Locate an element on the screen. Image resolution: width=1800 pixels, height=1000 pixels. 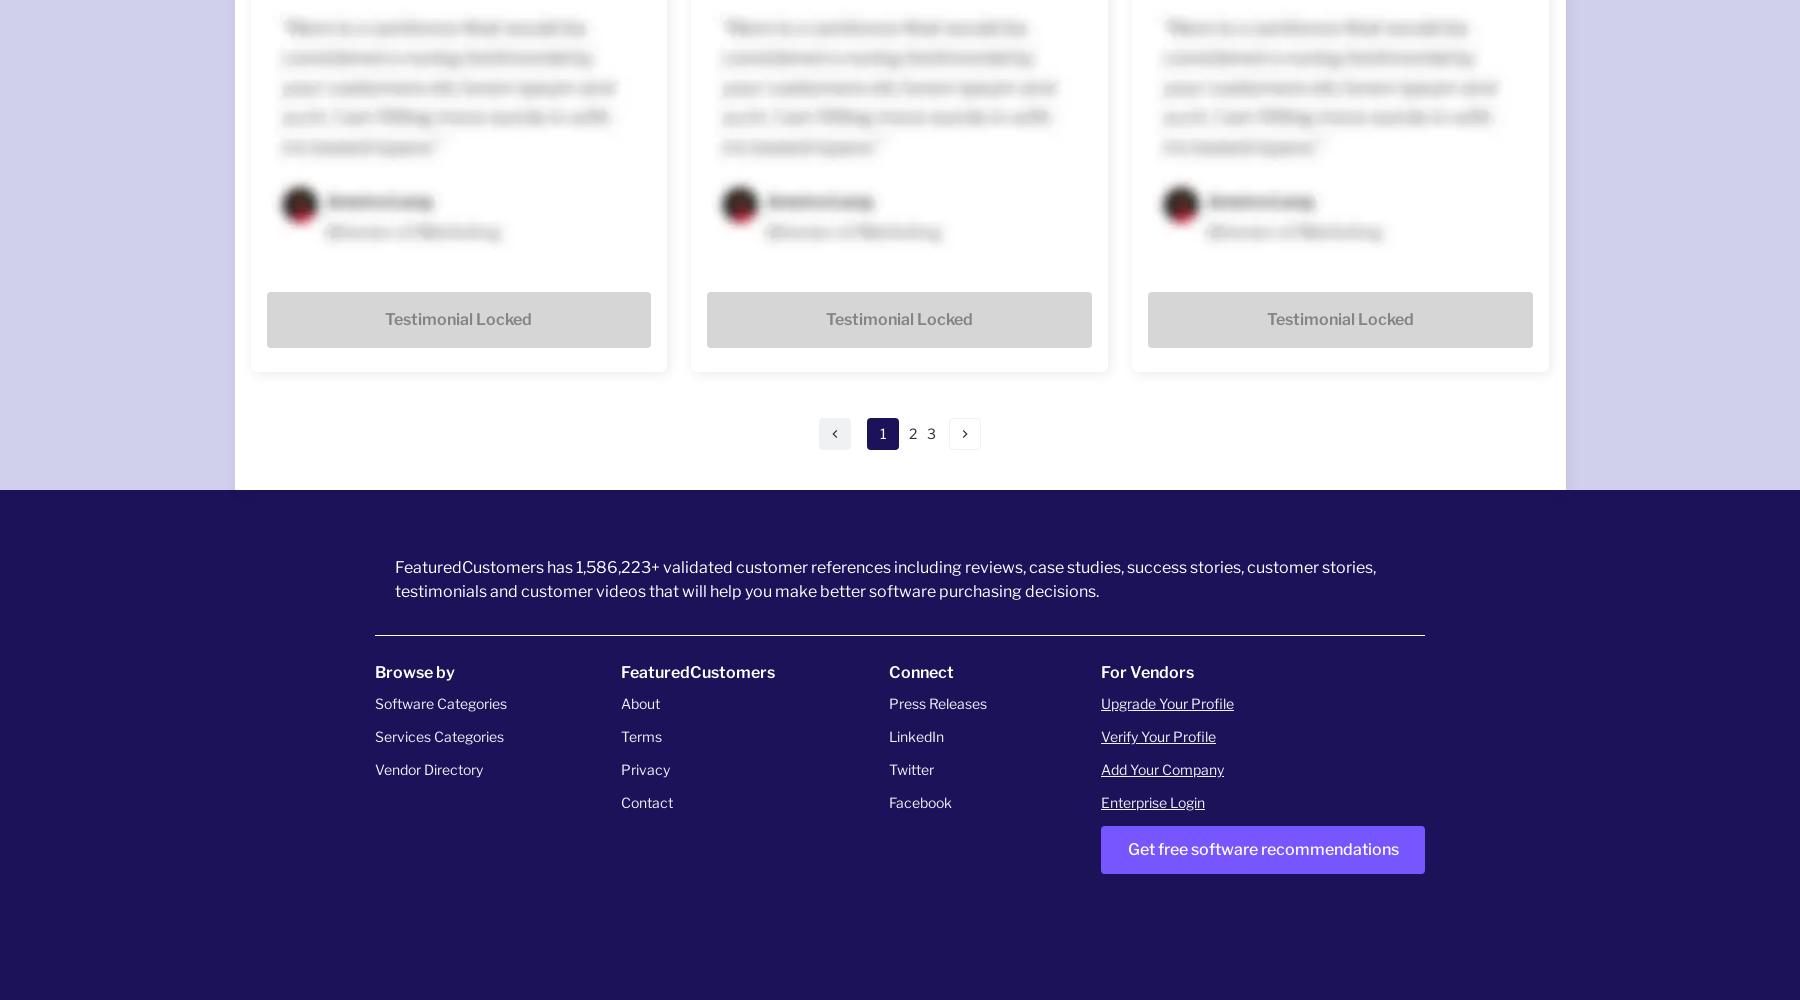
'Terms' is located at coordinates (641, 734).